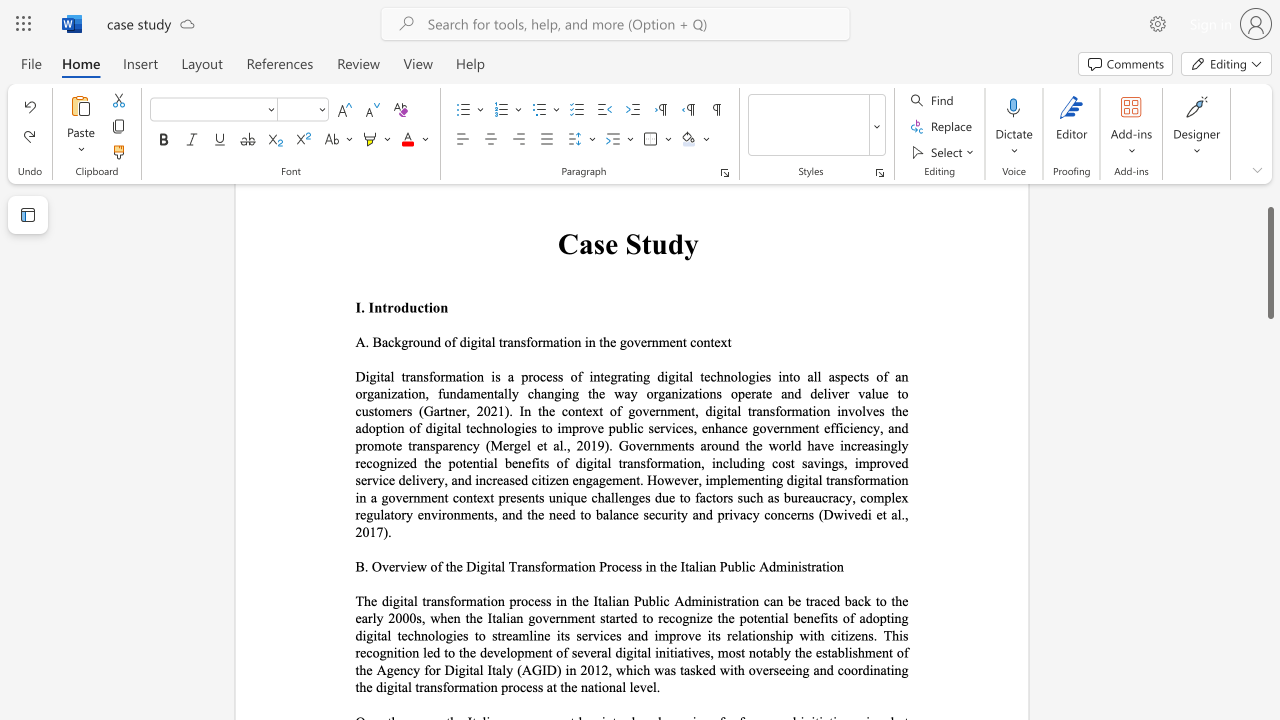  What do you see at coordinates (1269, 262) in the screenshot?
I see `the scrollbar and move up 70 pixels` at bounding box center [1269, 262].